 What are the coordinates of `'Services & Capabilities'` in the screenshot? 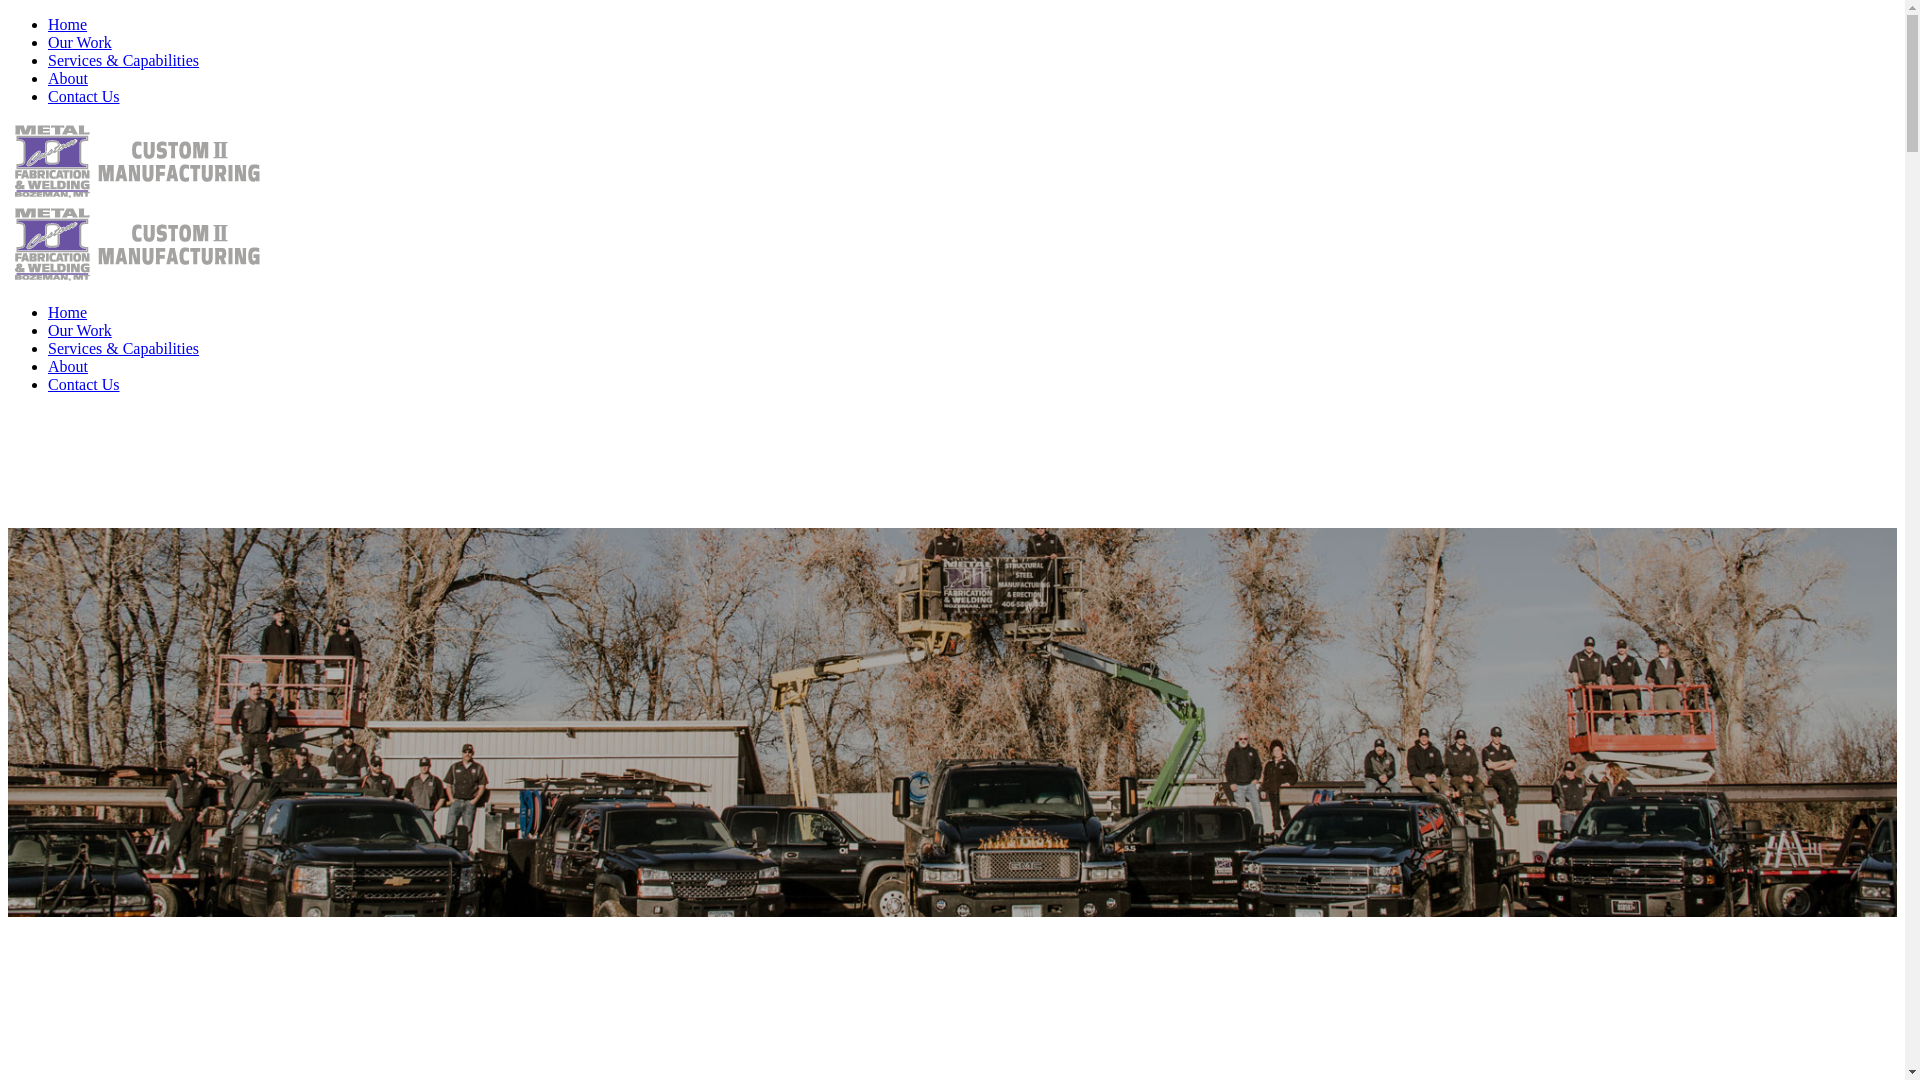 It's located at (122, 59).